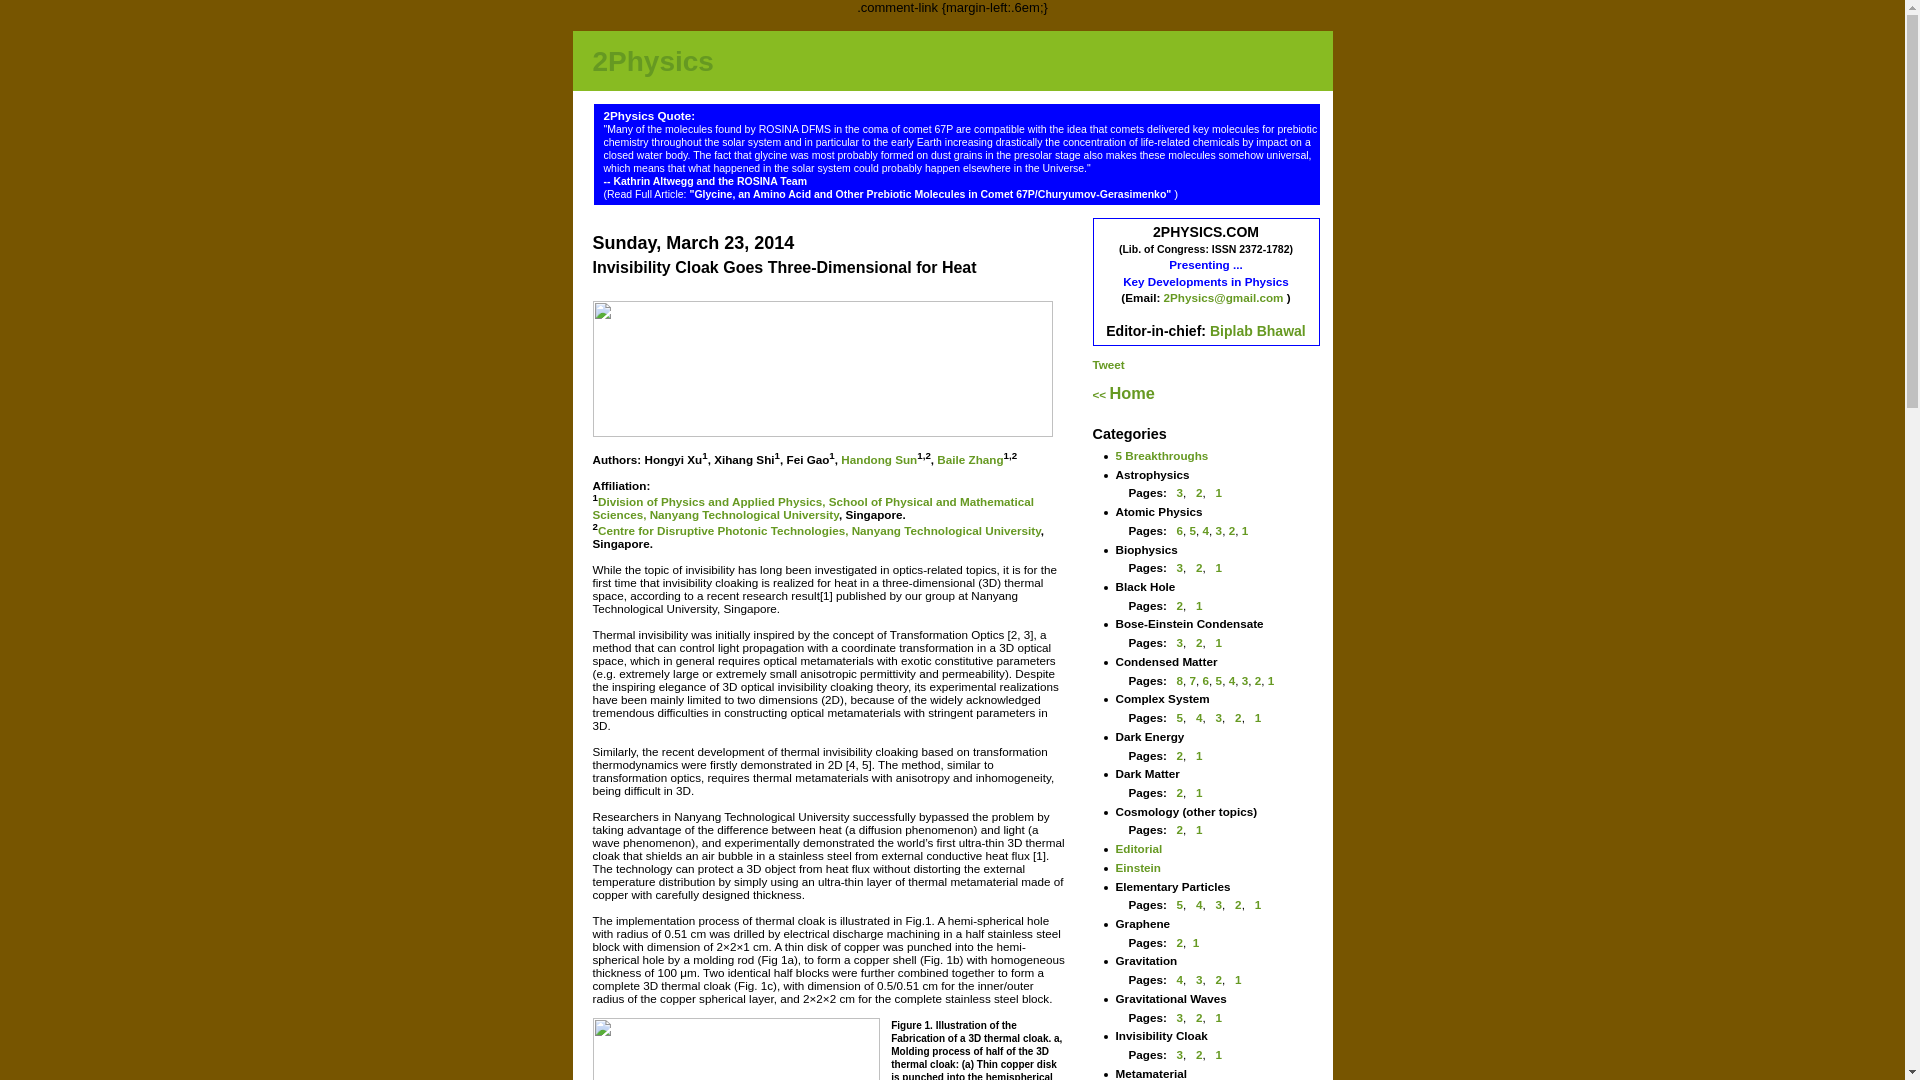  I want to click on 'Baile Zhang', so click(935, 459).